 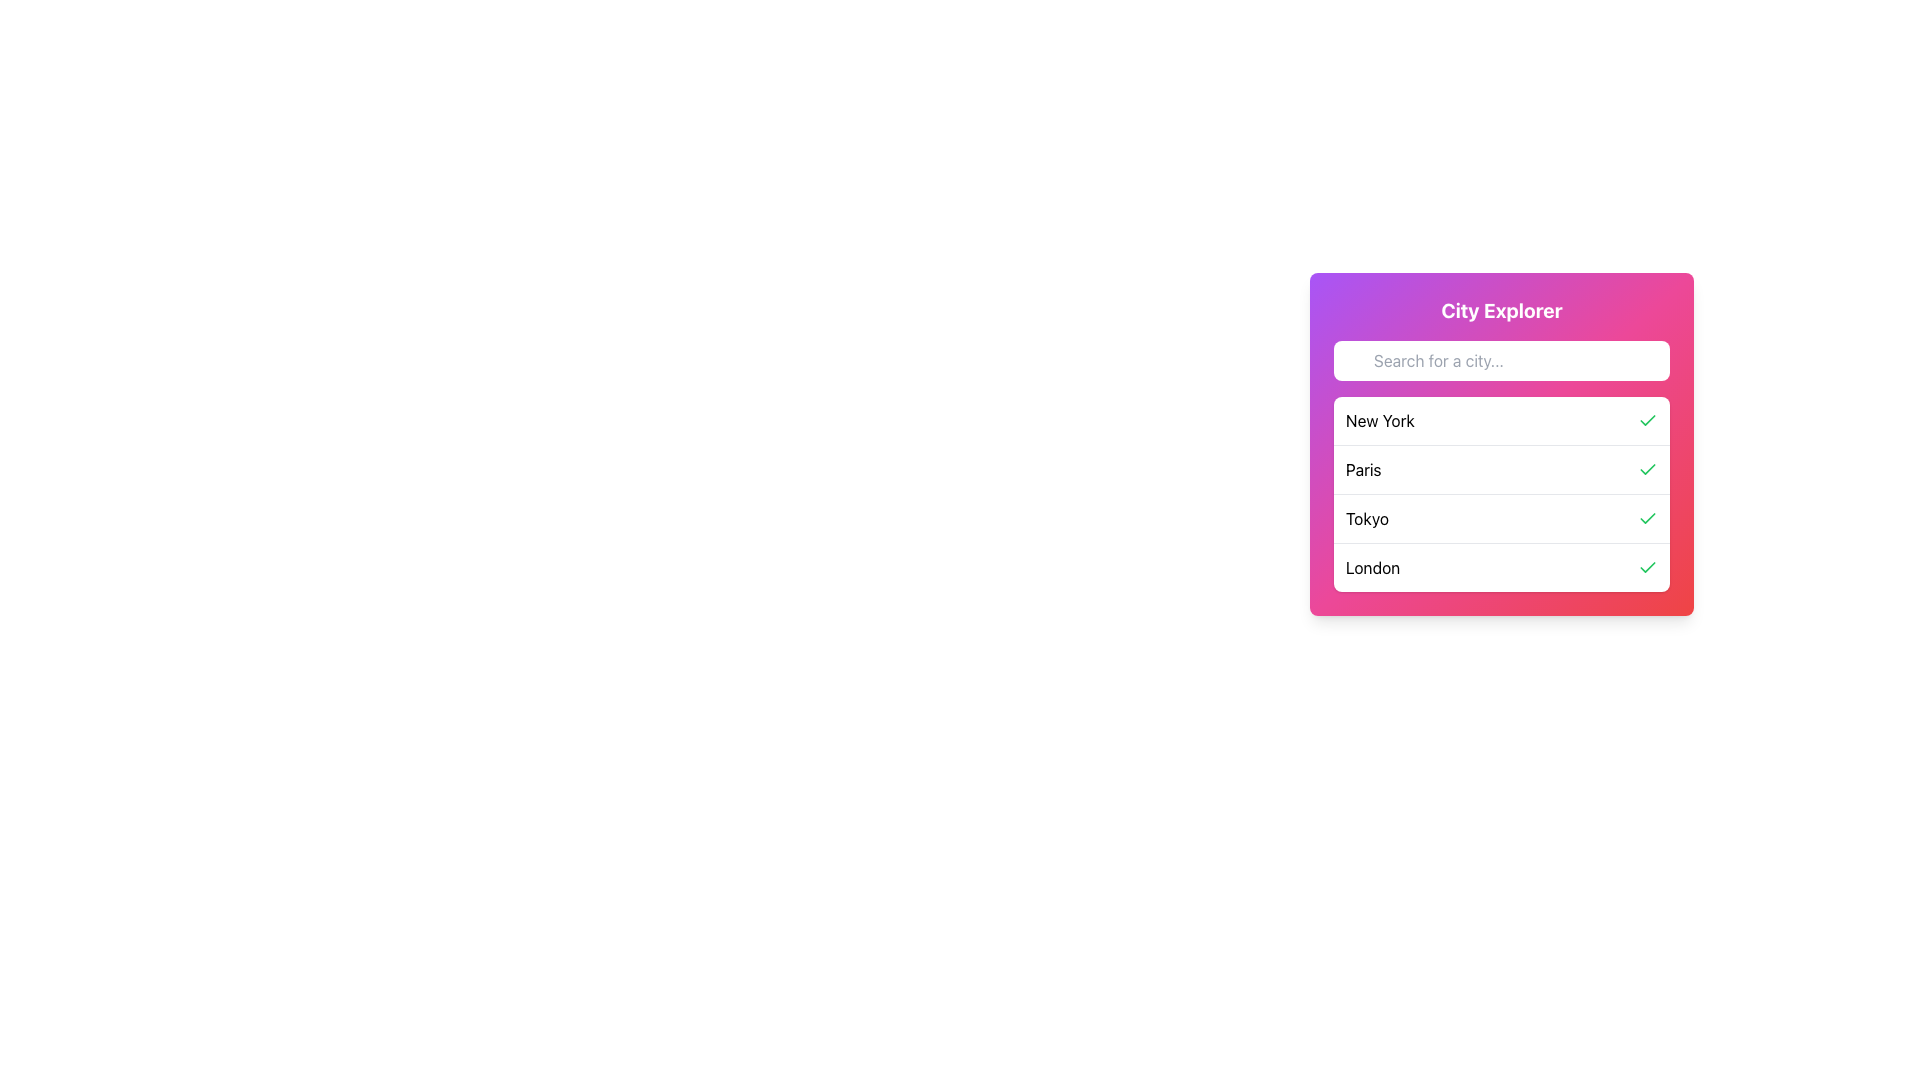 What do you see at coordinates (1647, 470) in the screenshot?
I see `the selection indicator icon for the city 'Paris' in the 'City Explorer' UI, which is located to the far right of the 'Paris' list item` at bounding box center [1647, 470].